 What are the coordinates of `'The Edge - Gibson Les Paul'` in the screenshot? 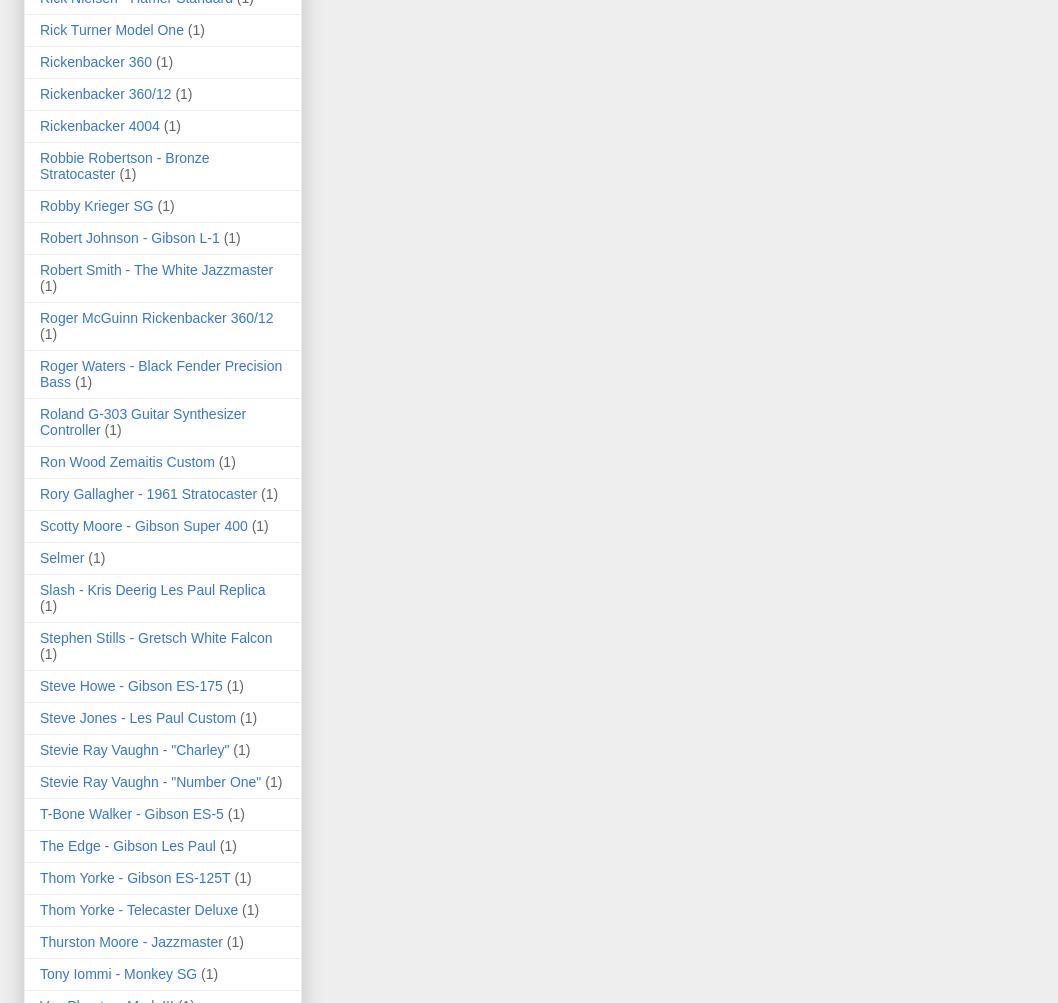 It's located at (126, 845).